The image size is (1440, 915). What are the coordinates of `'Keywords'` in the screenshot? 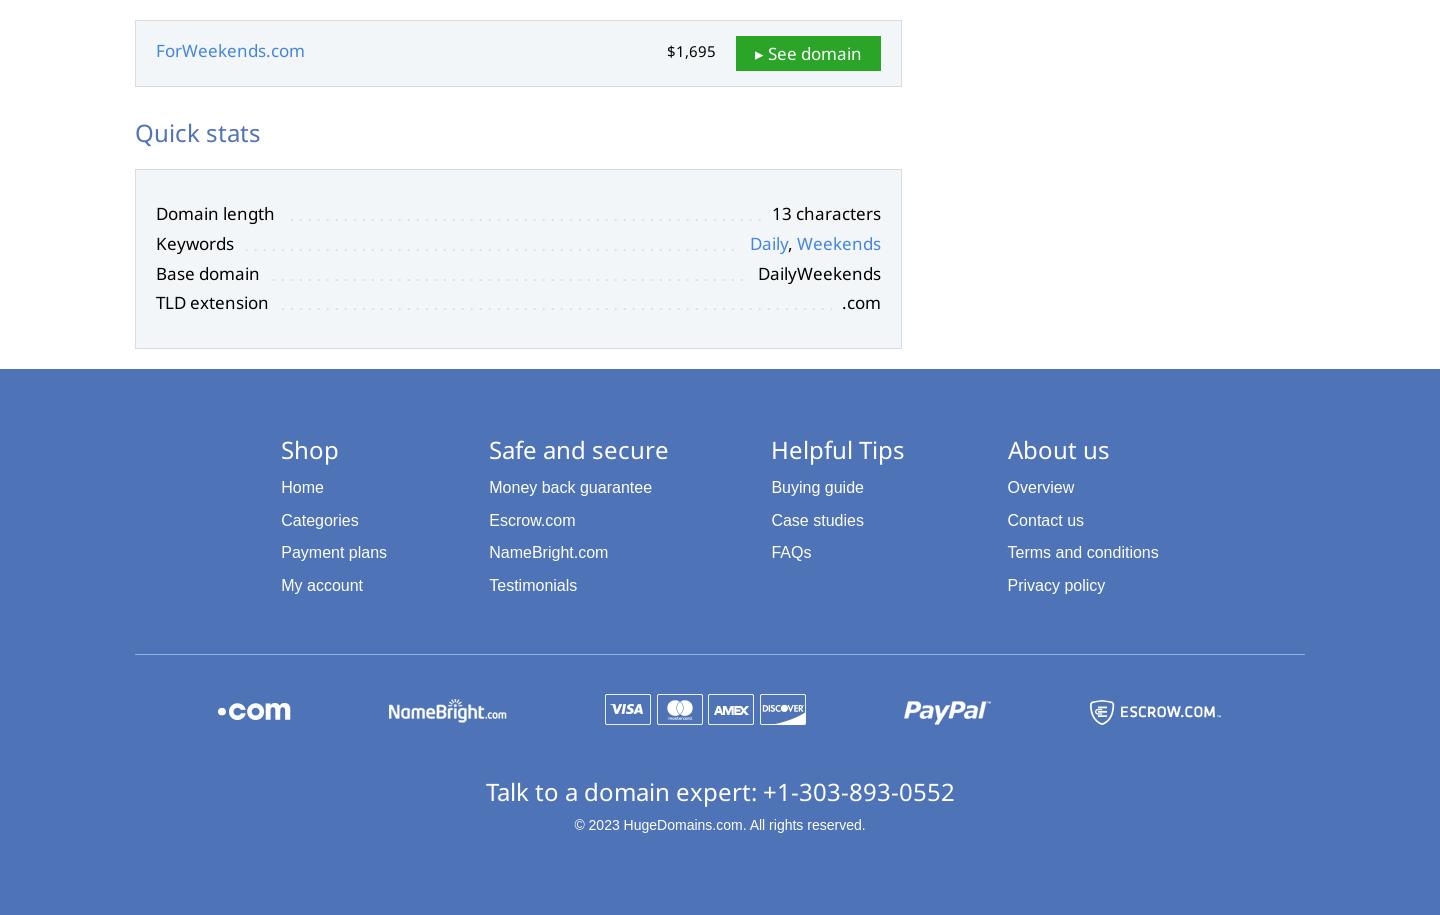 It's located at (194, 242).